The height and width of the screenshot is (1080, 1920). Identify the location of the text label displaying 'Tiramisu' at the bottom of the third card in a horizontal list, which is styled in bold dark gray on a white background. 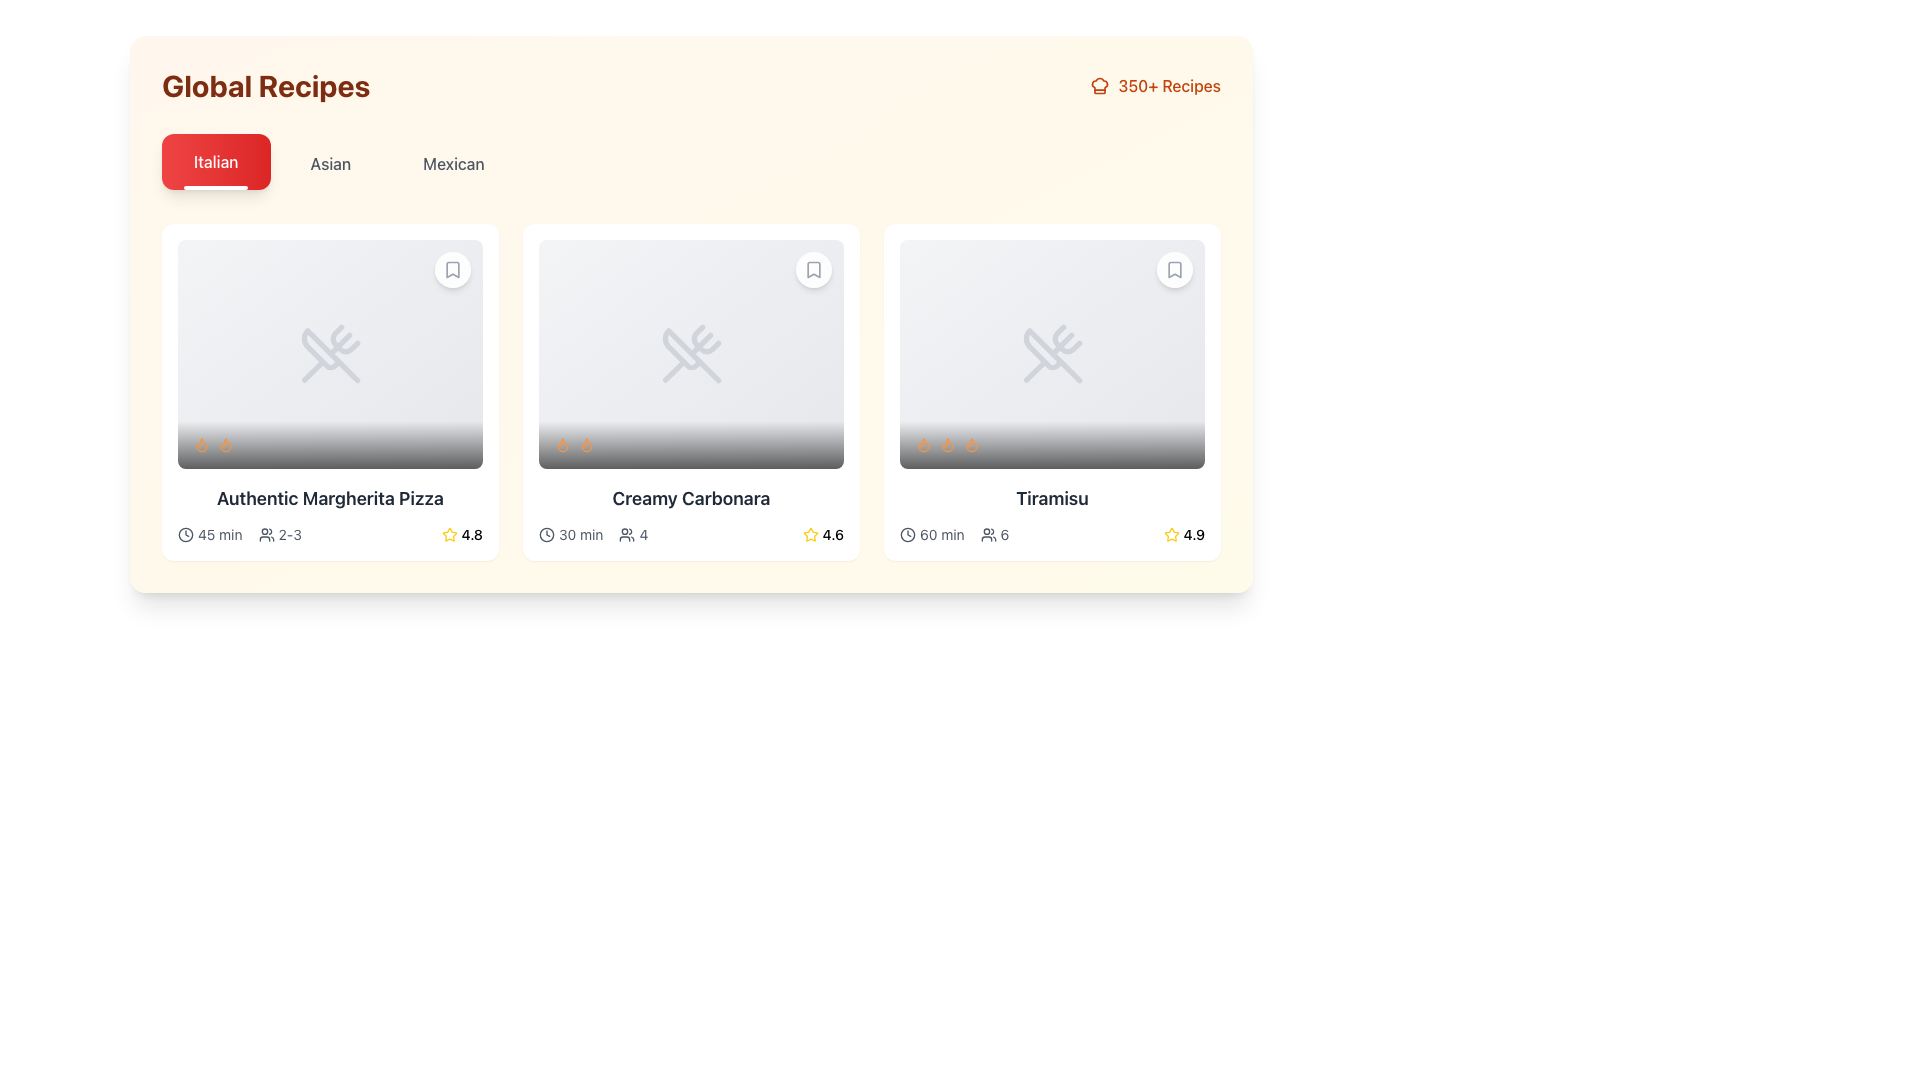
(1051, 497).